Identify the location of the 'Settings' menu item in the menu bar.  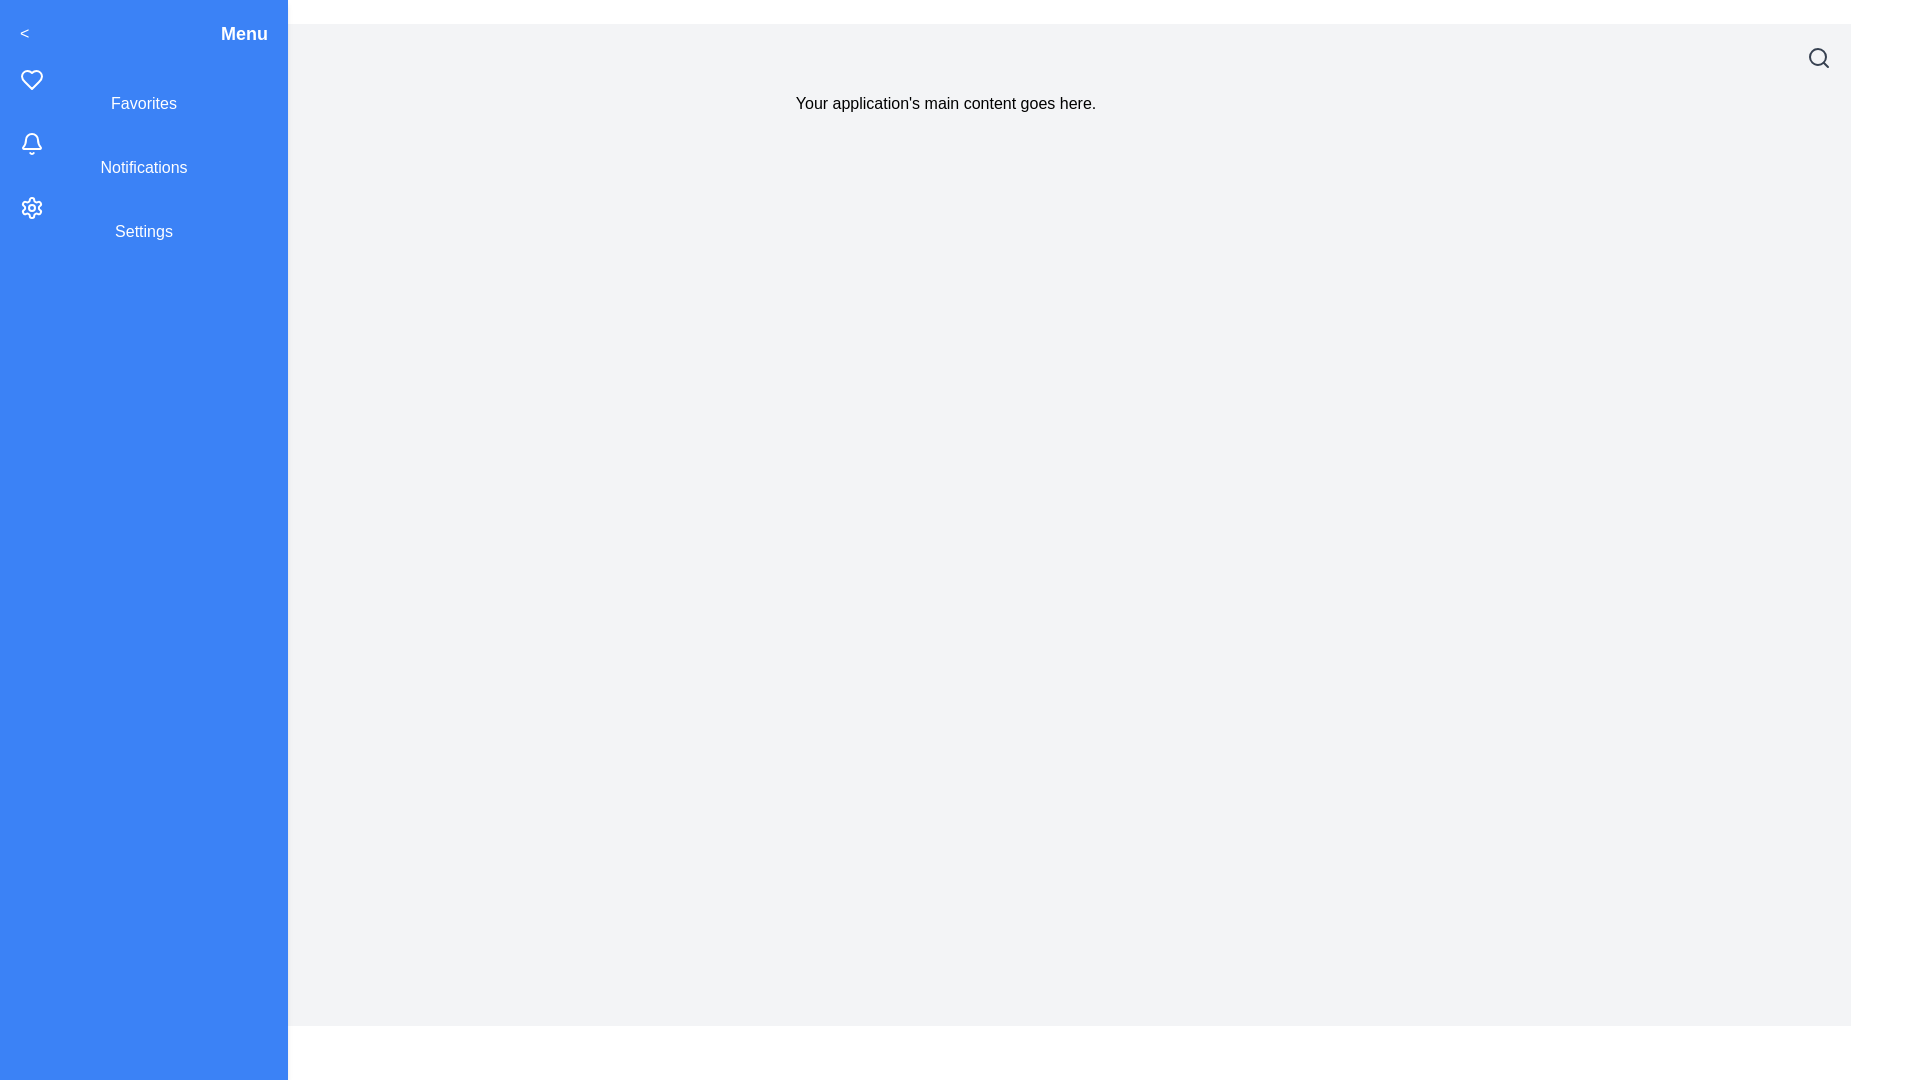
(143, 219).